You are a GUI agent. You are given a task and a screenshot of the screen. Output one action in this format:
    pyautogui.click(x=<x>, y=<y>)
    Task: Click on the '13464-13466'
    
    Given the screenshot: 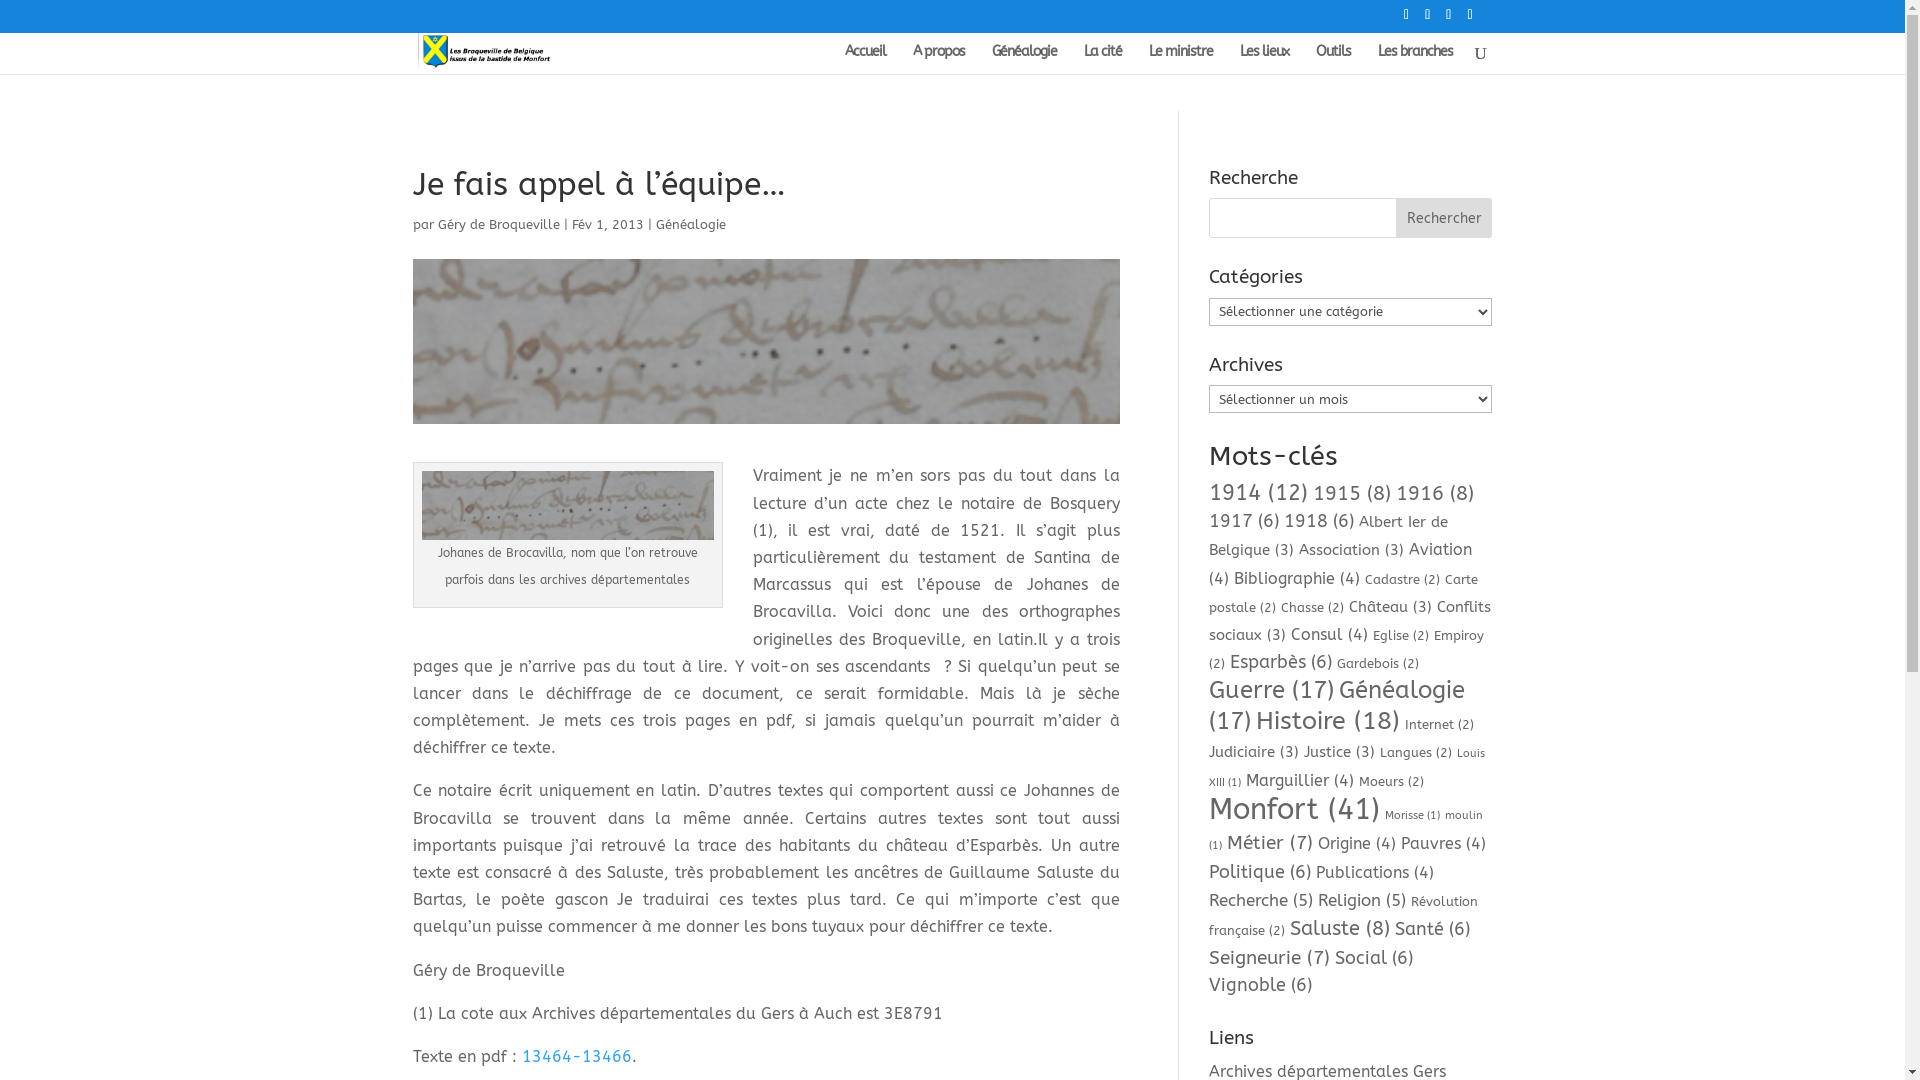 What is the action you would take?
    pyautogui.click(x=575, y=1055)
    